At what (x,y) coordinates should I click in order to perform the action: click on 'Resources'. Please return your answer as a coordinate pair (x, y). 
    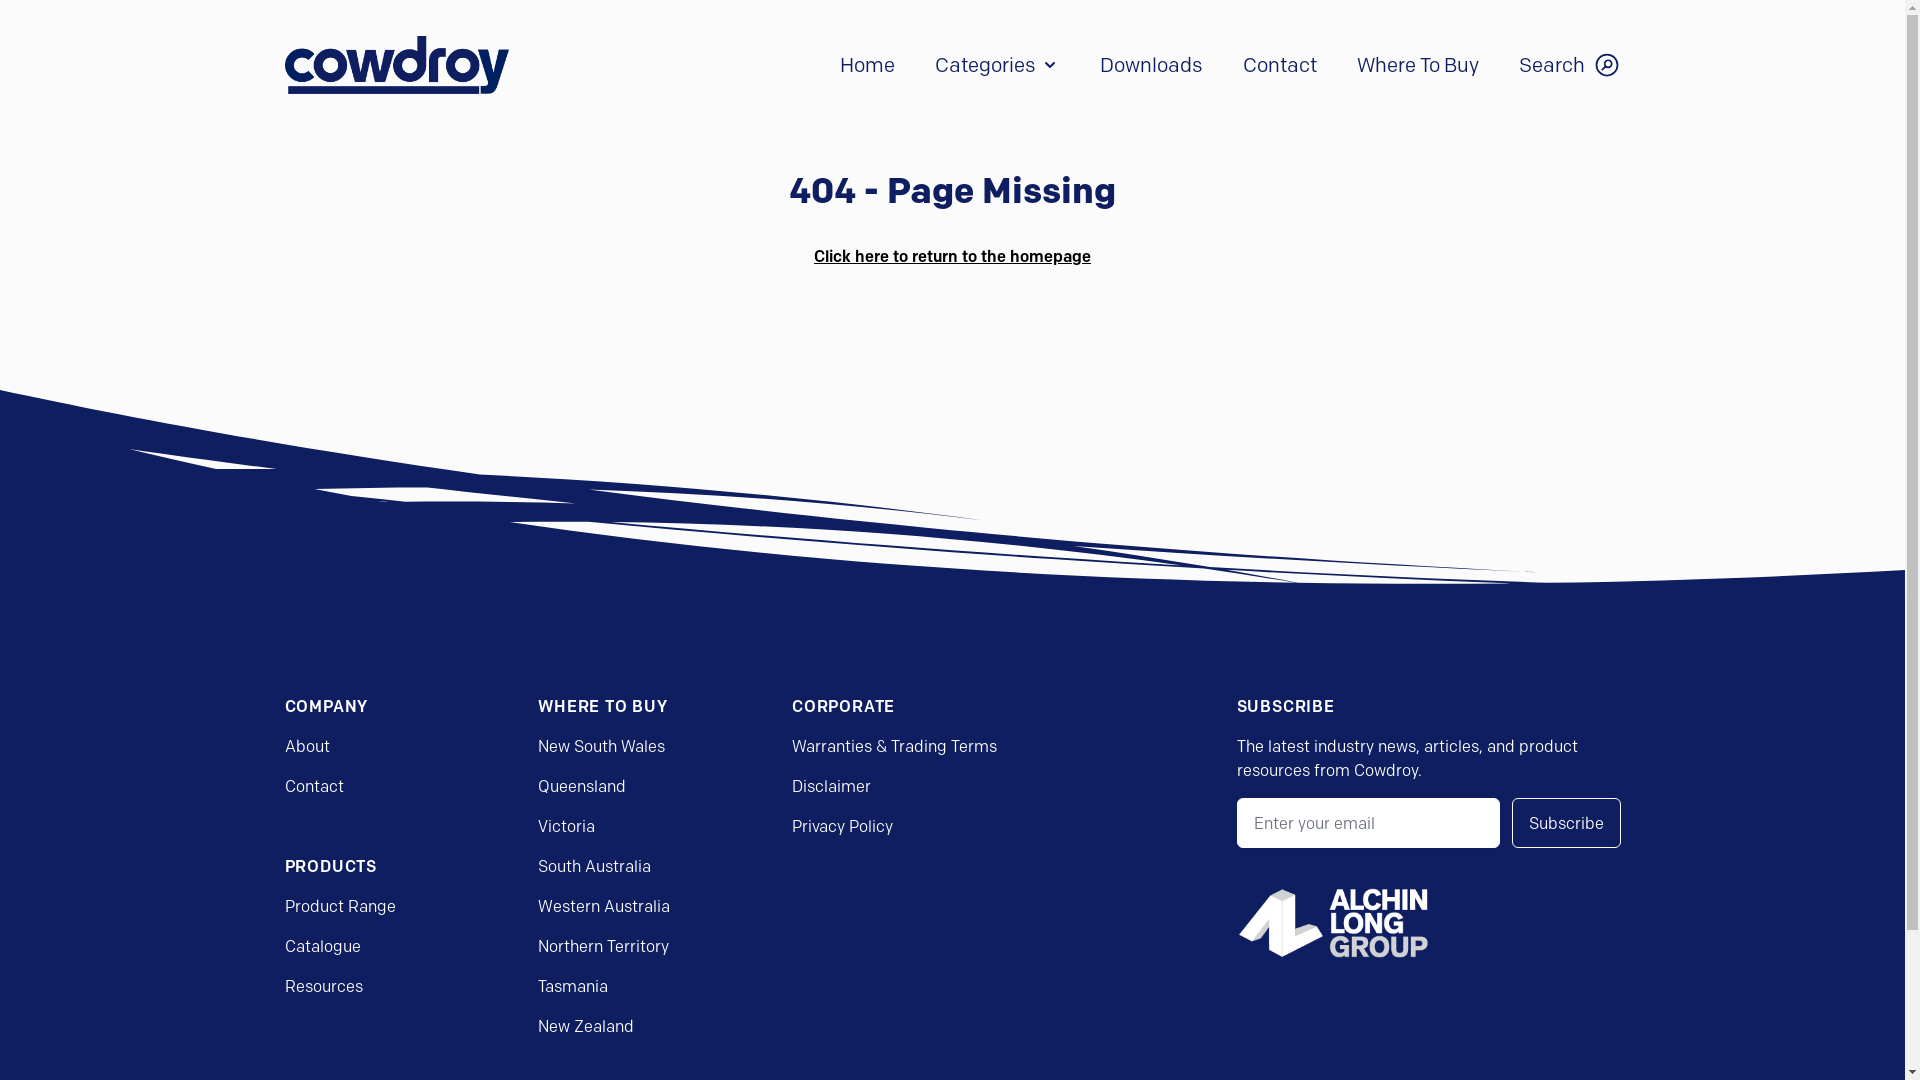
    Looking at the image, I should click on (322, 985).